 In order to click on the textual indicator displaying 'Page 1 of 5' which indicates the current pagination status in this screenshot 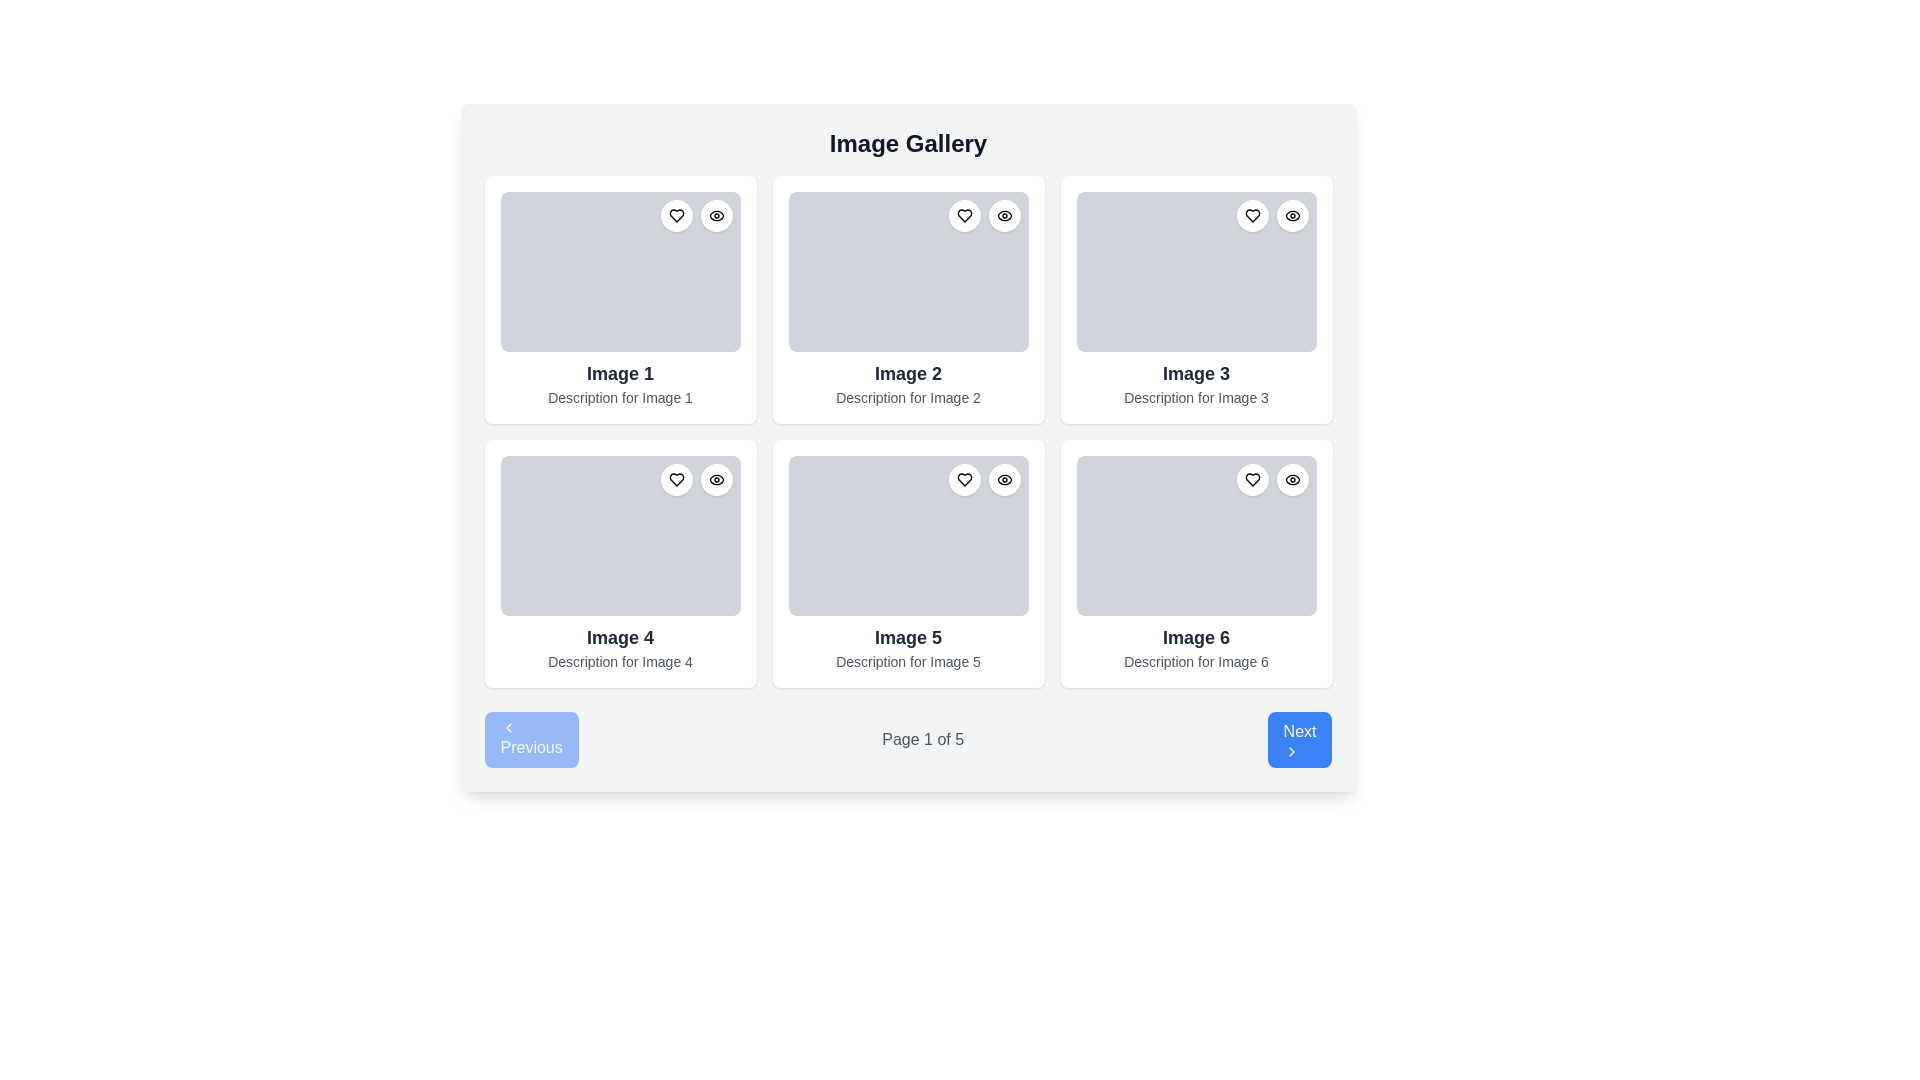, I will do `click(922, 740)`.